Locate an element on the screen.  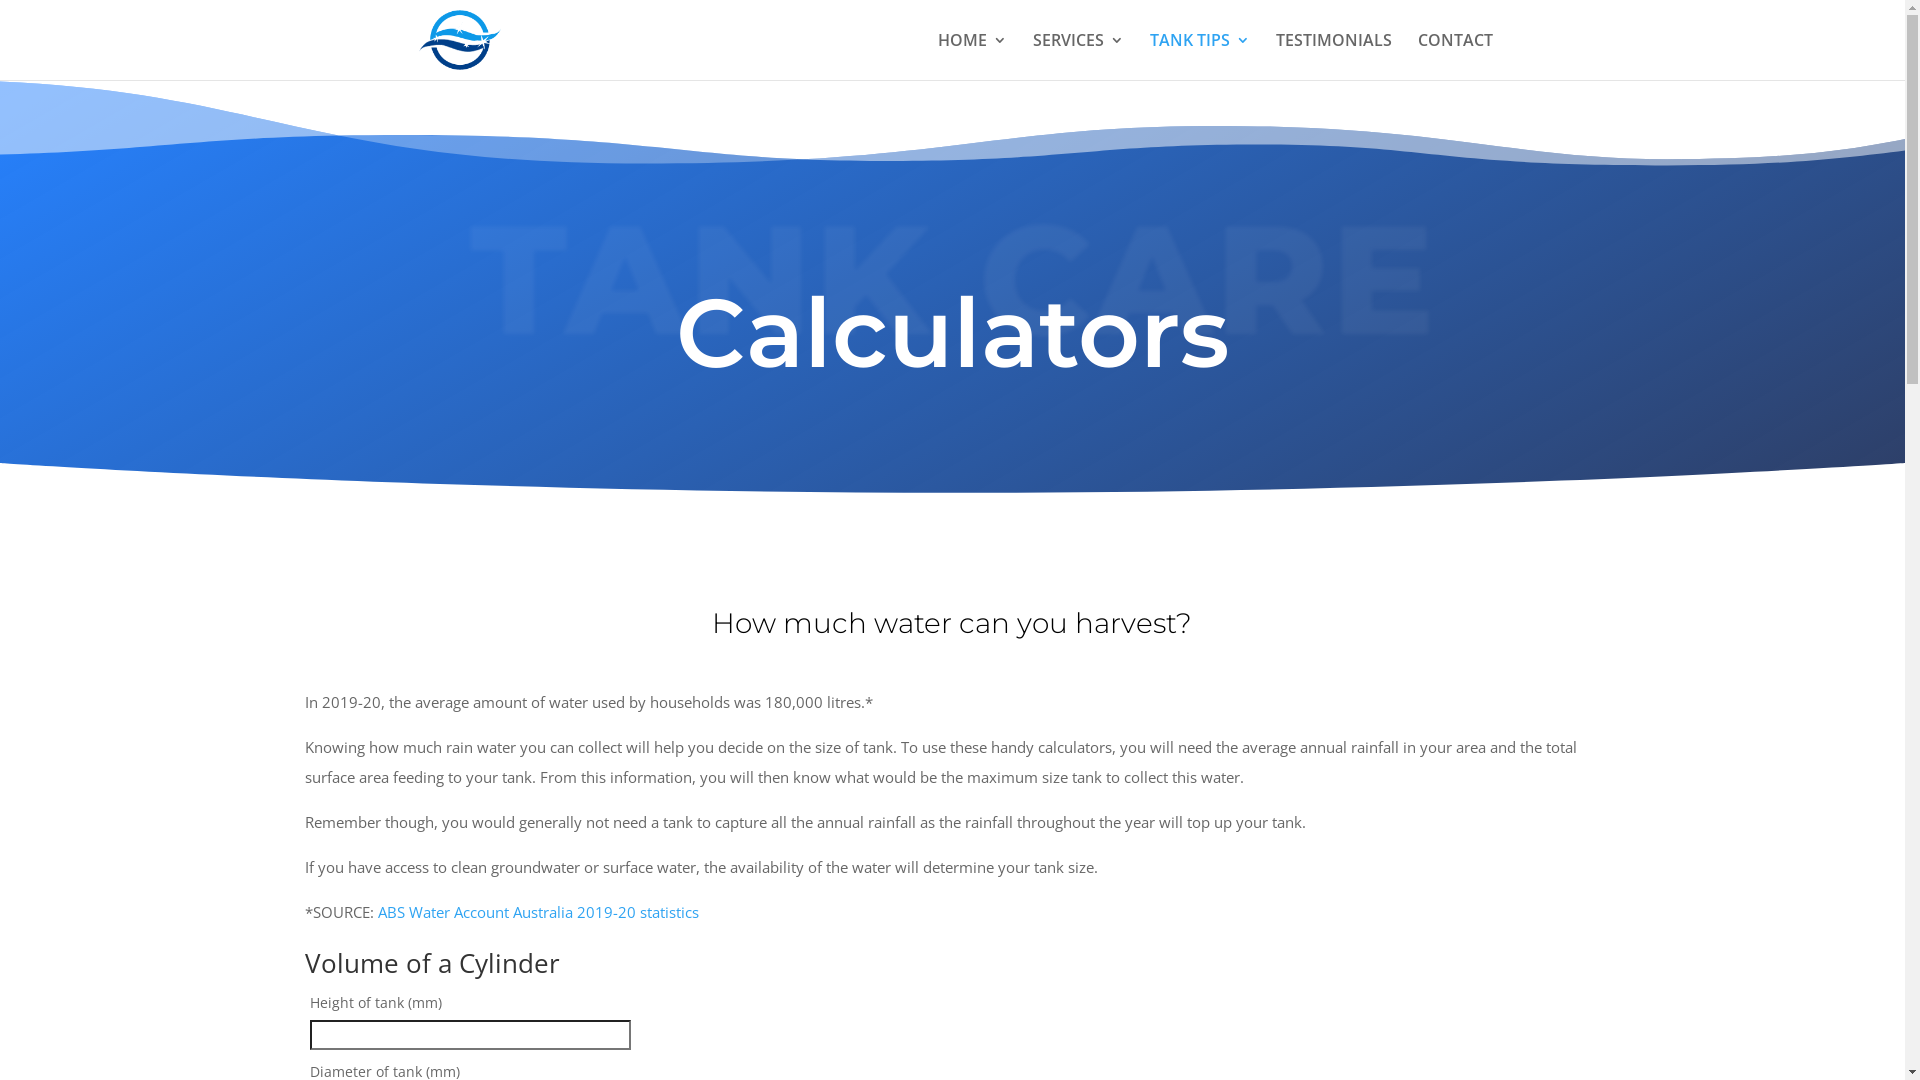
'ABS Water Account Australia 2019-20 statistics' is located at coordinates (538, 911).